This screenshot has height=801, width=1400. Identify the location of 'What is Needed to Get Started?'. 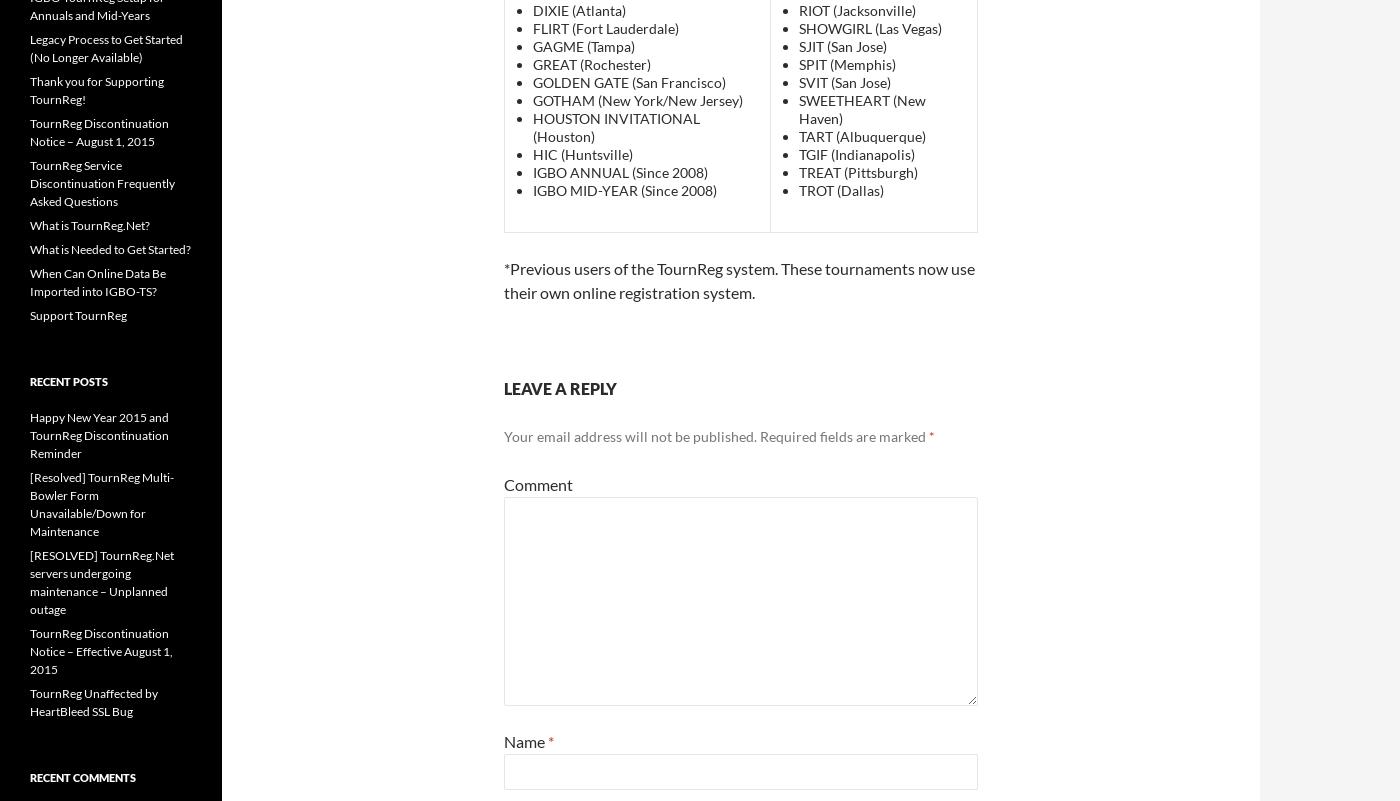
(110, 248).